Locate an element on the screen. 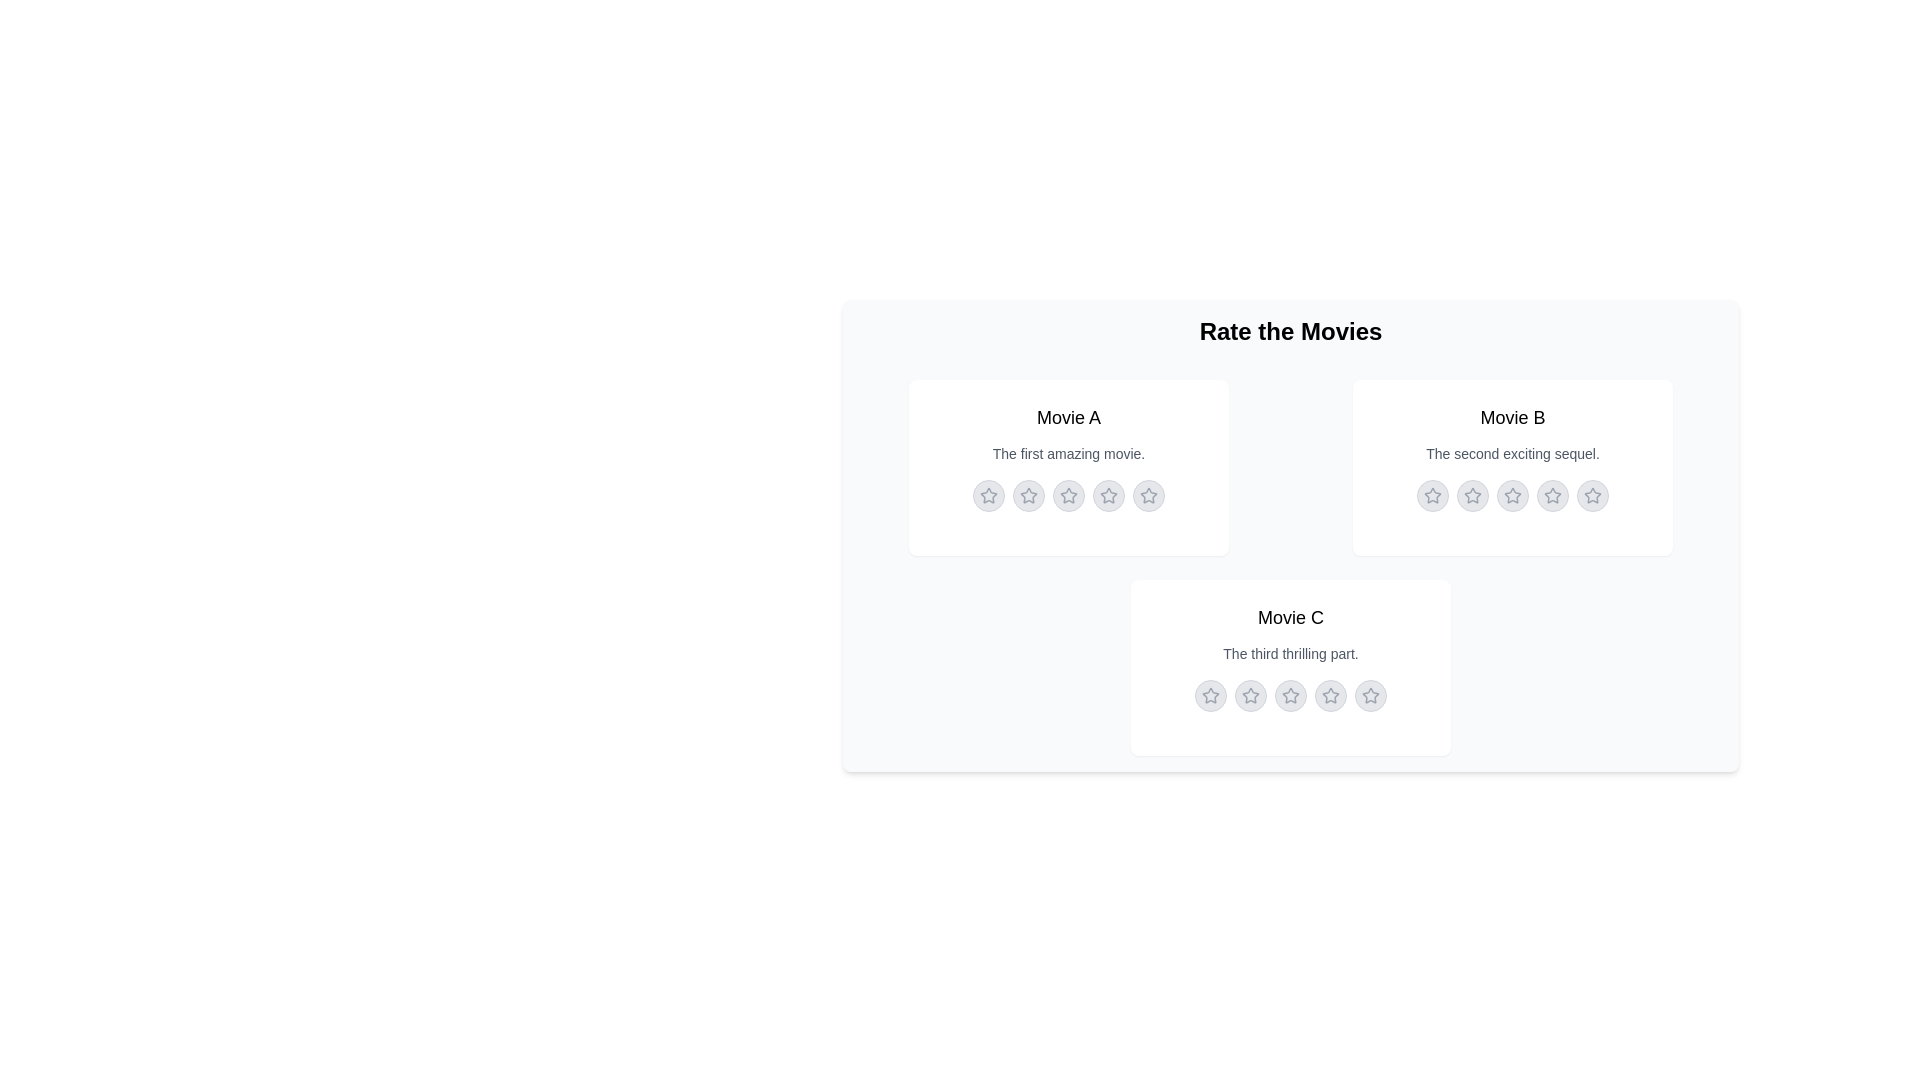 The height and width of the screenshot is (1080, 1920). the fifth interactive rating icon (star) below the title 'Movie A' is located at coordinates (1148, 495).